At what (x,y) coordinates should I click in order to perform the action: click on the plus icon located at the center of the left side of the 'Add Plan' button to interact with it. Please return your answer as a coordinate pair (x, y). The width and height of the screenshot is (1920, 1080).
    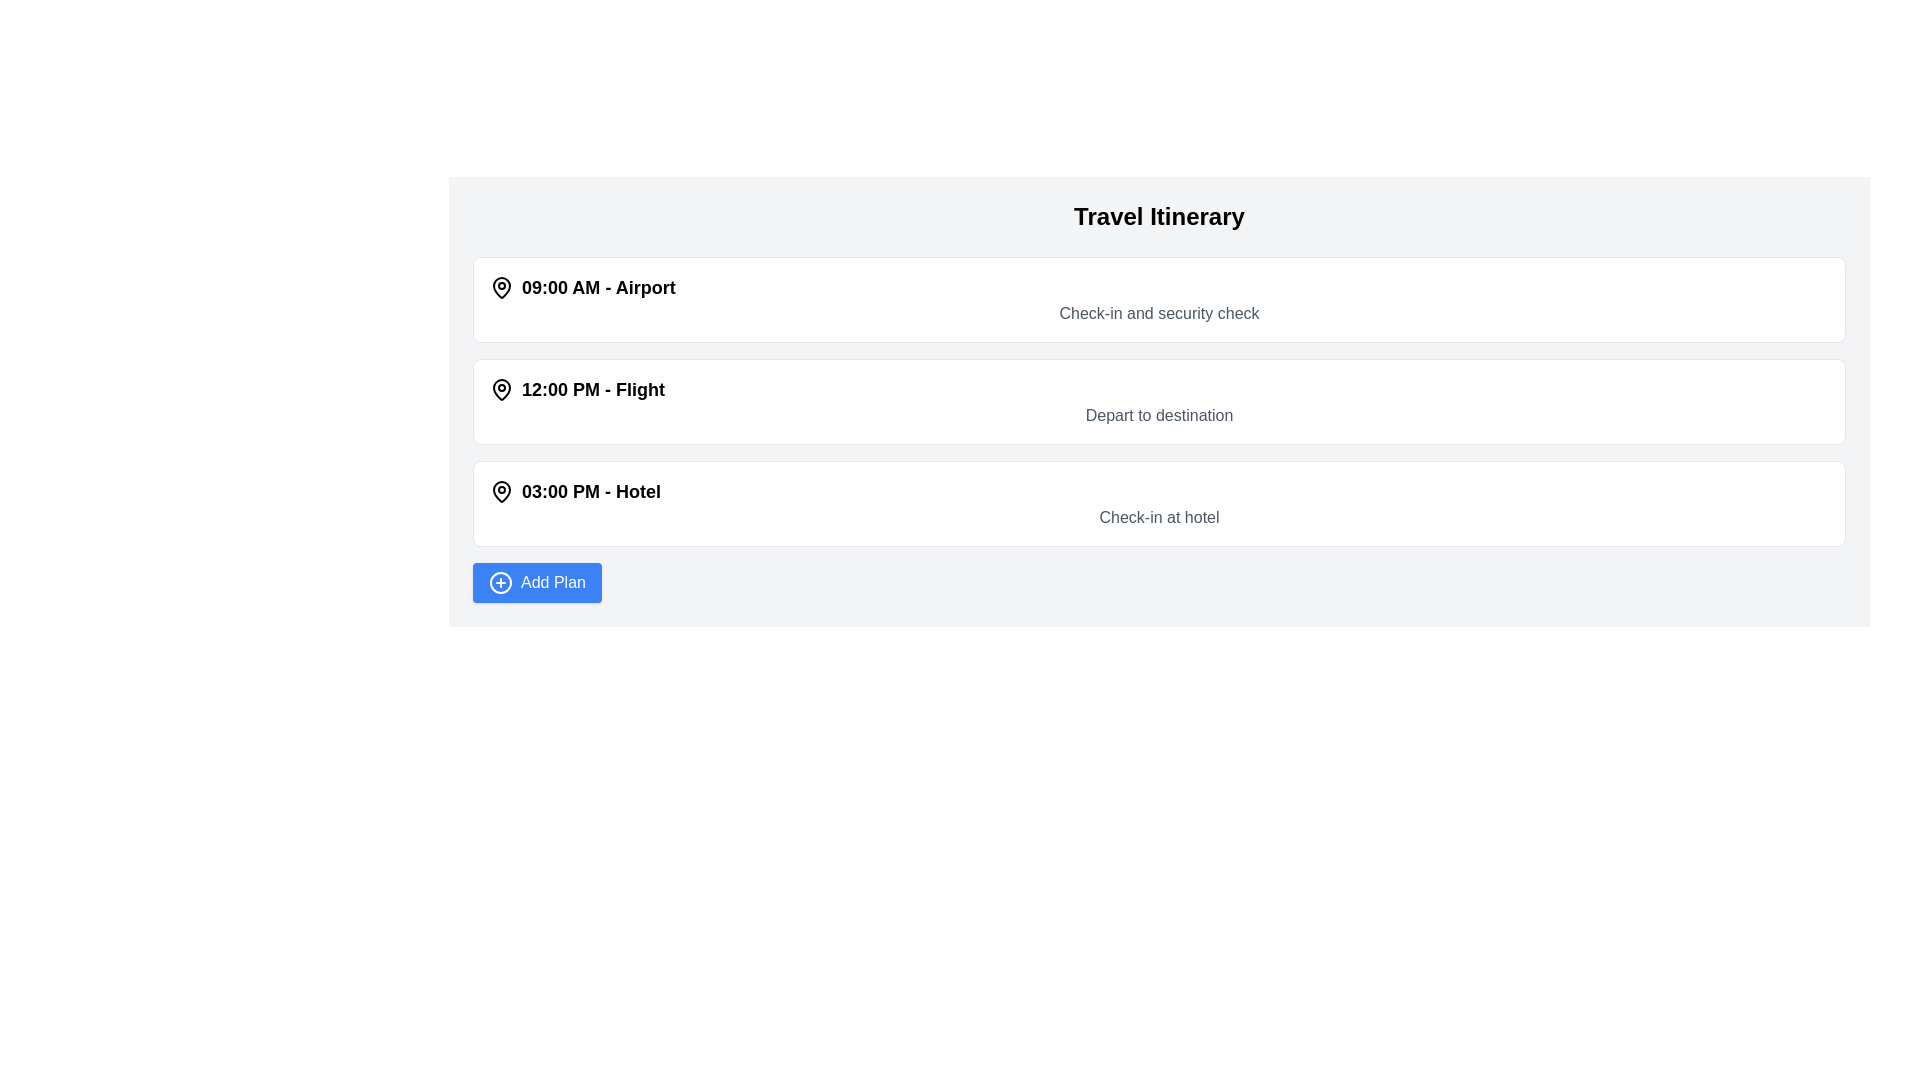
    Looking at the image, I should click on (500, 582).